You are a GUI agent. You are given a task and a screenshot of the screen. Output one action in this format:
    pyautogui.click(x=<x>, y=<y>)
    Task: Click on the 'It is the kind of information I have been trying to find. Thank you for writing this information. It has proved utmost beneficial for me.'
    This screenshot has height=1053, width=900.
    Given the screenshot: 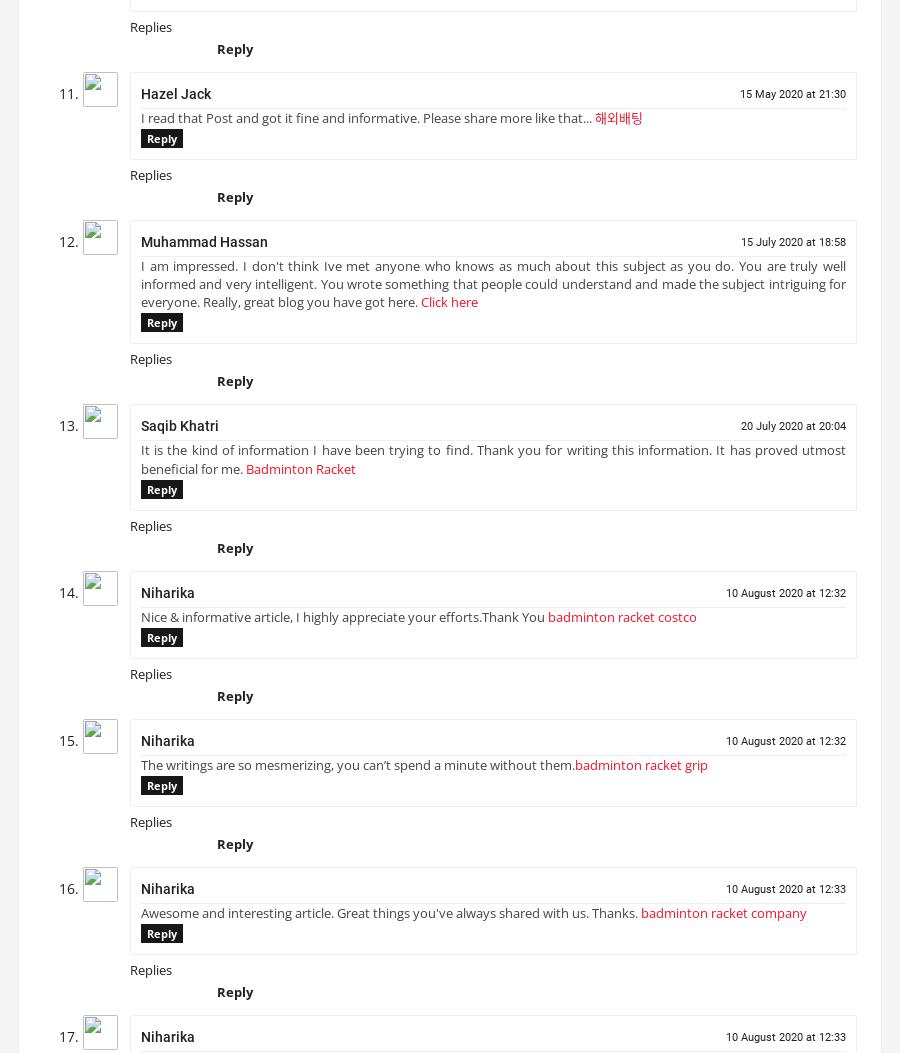 What is the action you would take?
    pyautogui.click(x=492, y=466)
    